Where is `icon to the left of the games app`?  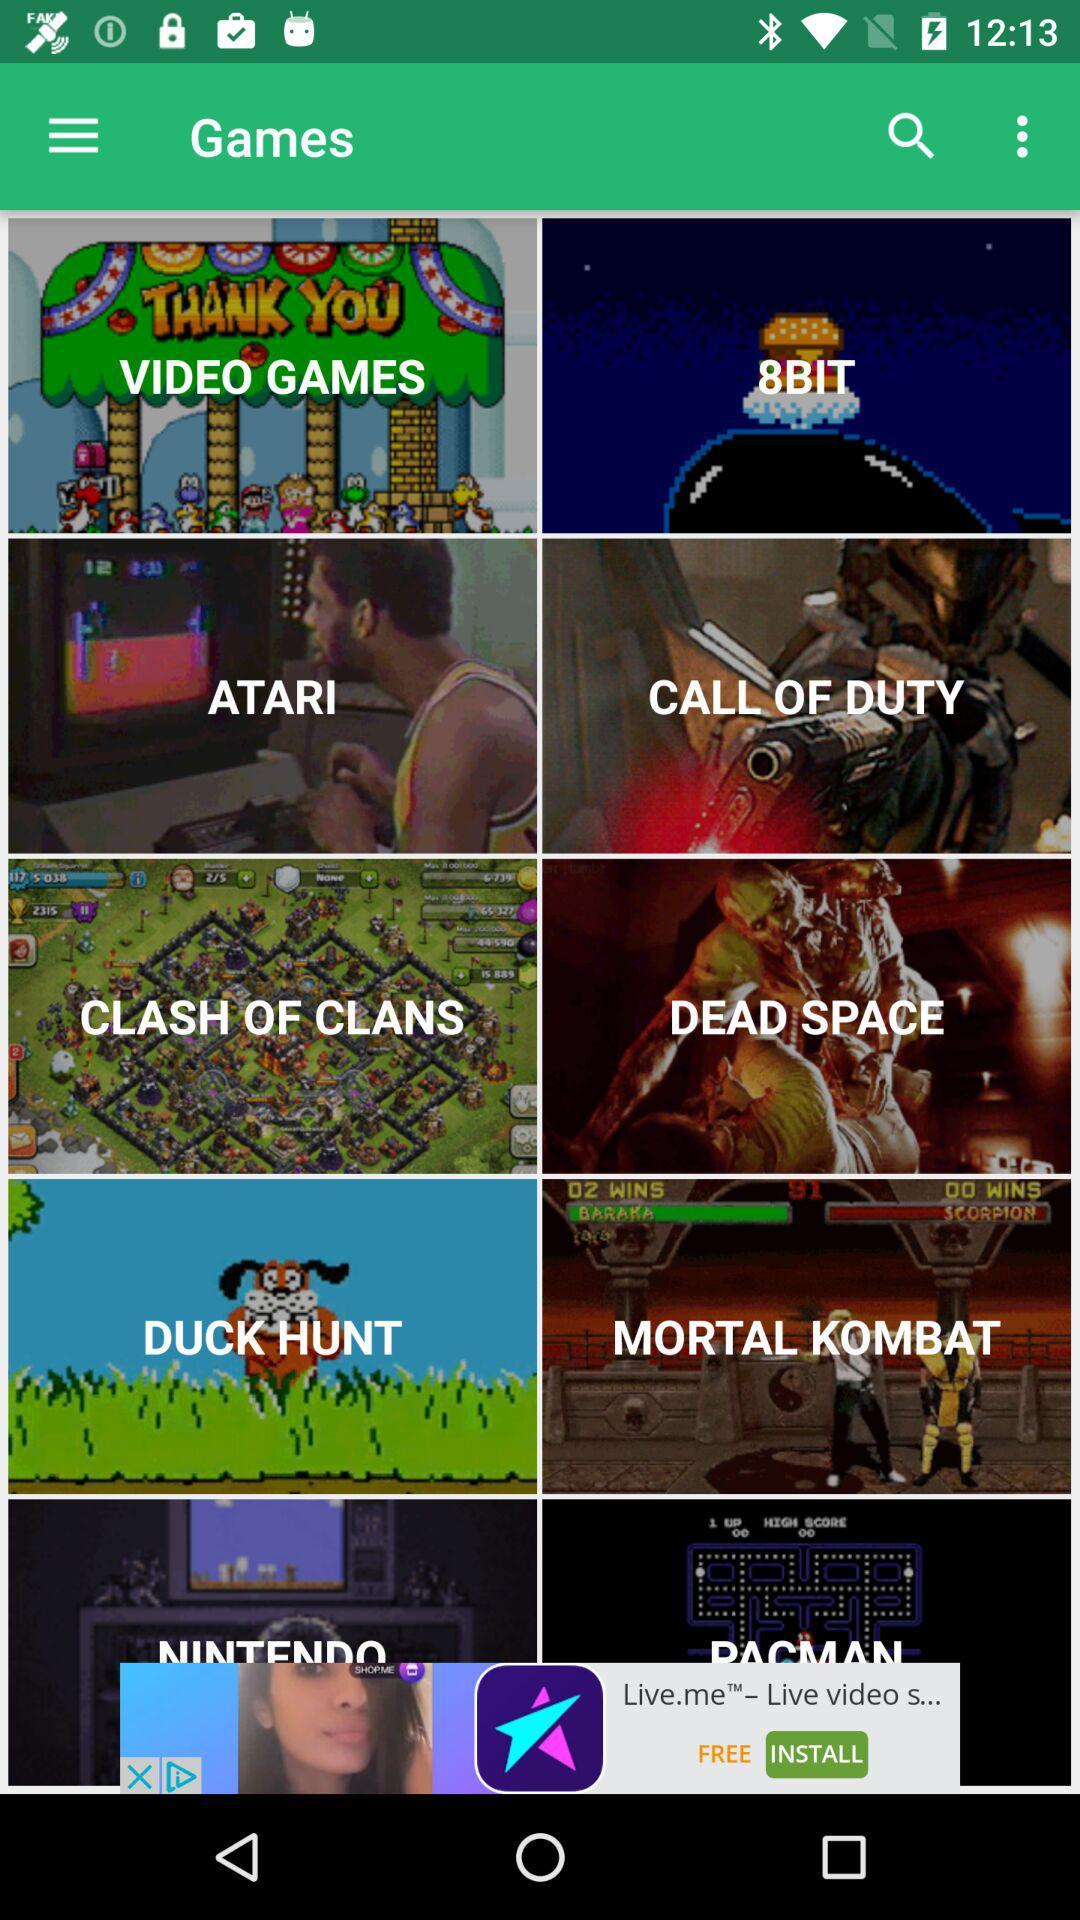 icon to the left of the games app is located at coordinates (72, 135).